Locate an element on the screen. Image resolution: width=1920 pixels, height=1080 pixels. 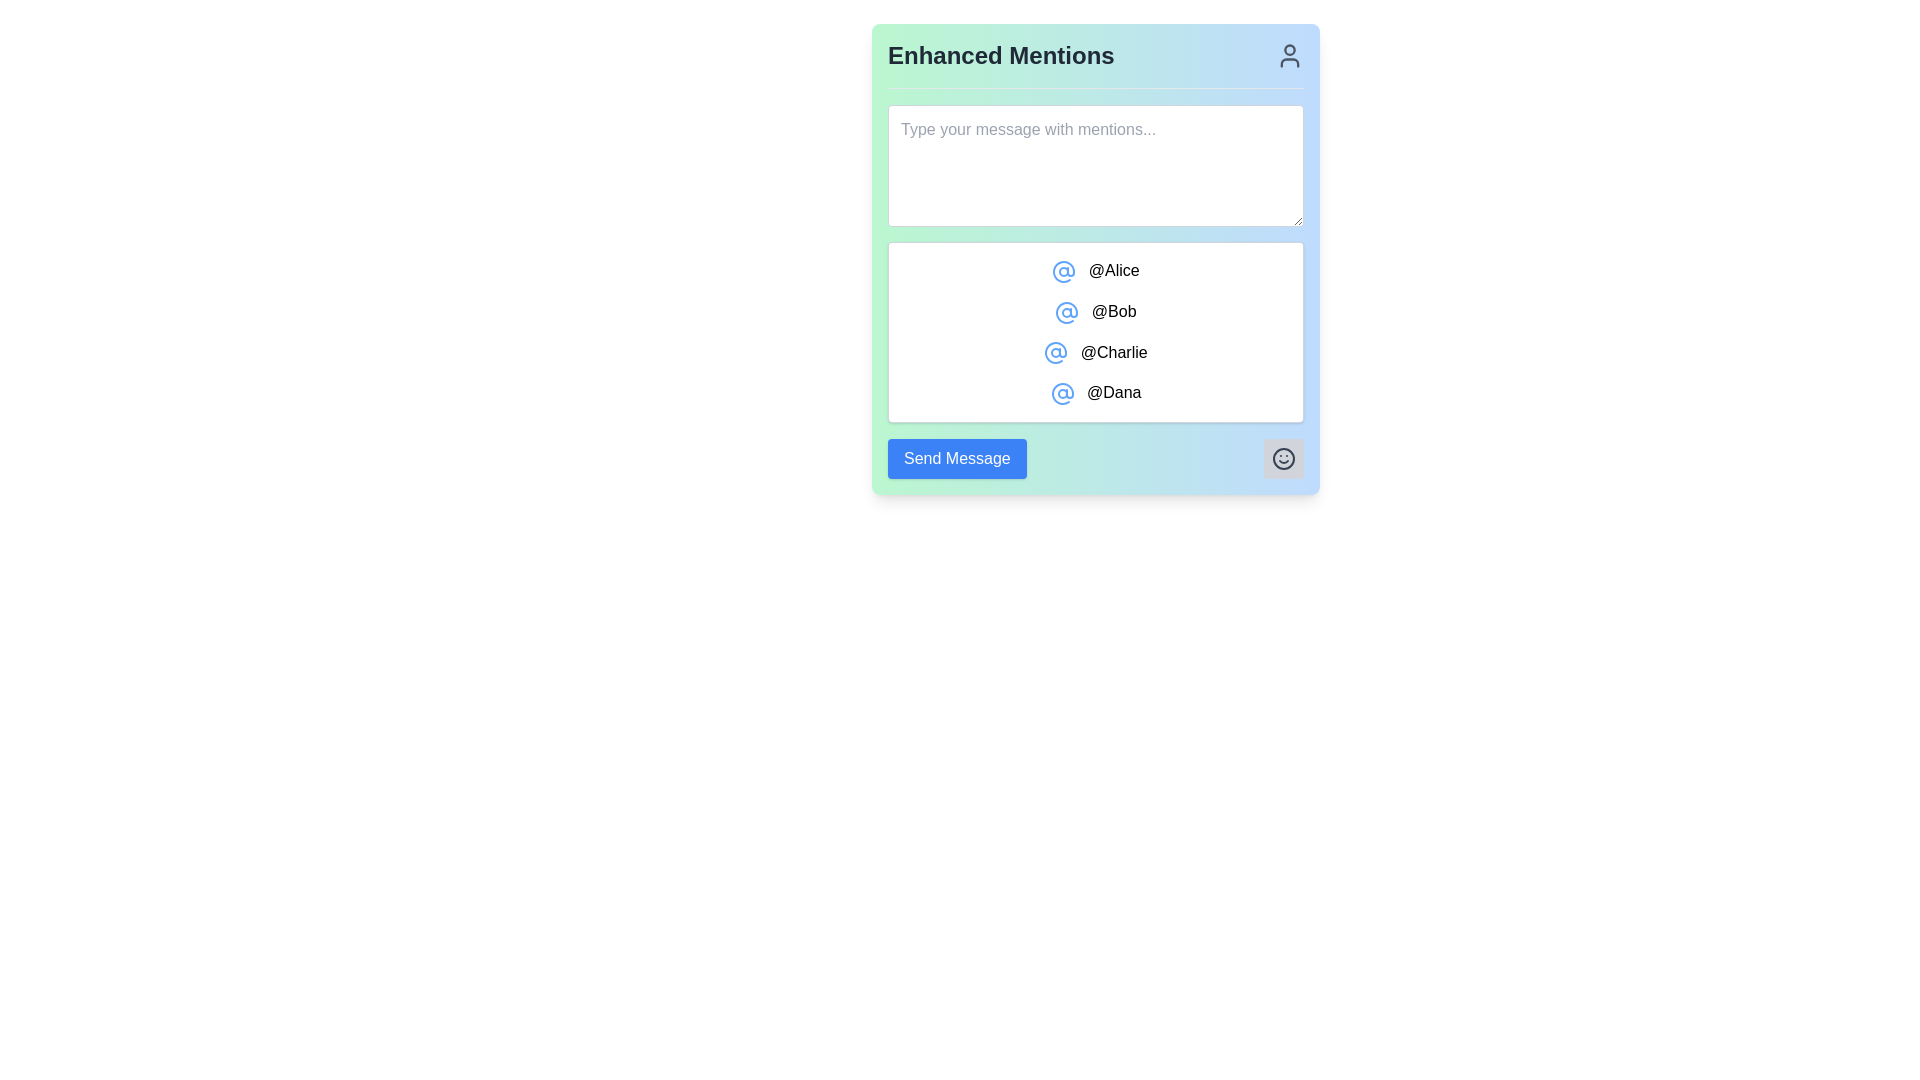
the interactive mention item for user '@Alice' is located at coordinates (1094, 257).